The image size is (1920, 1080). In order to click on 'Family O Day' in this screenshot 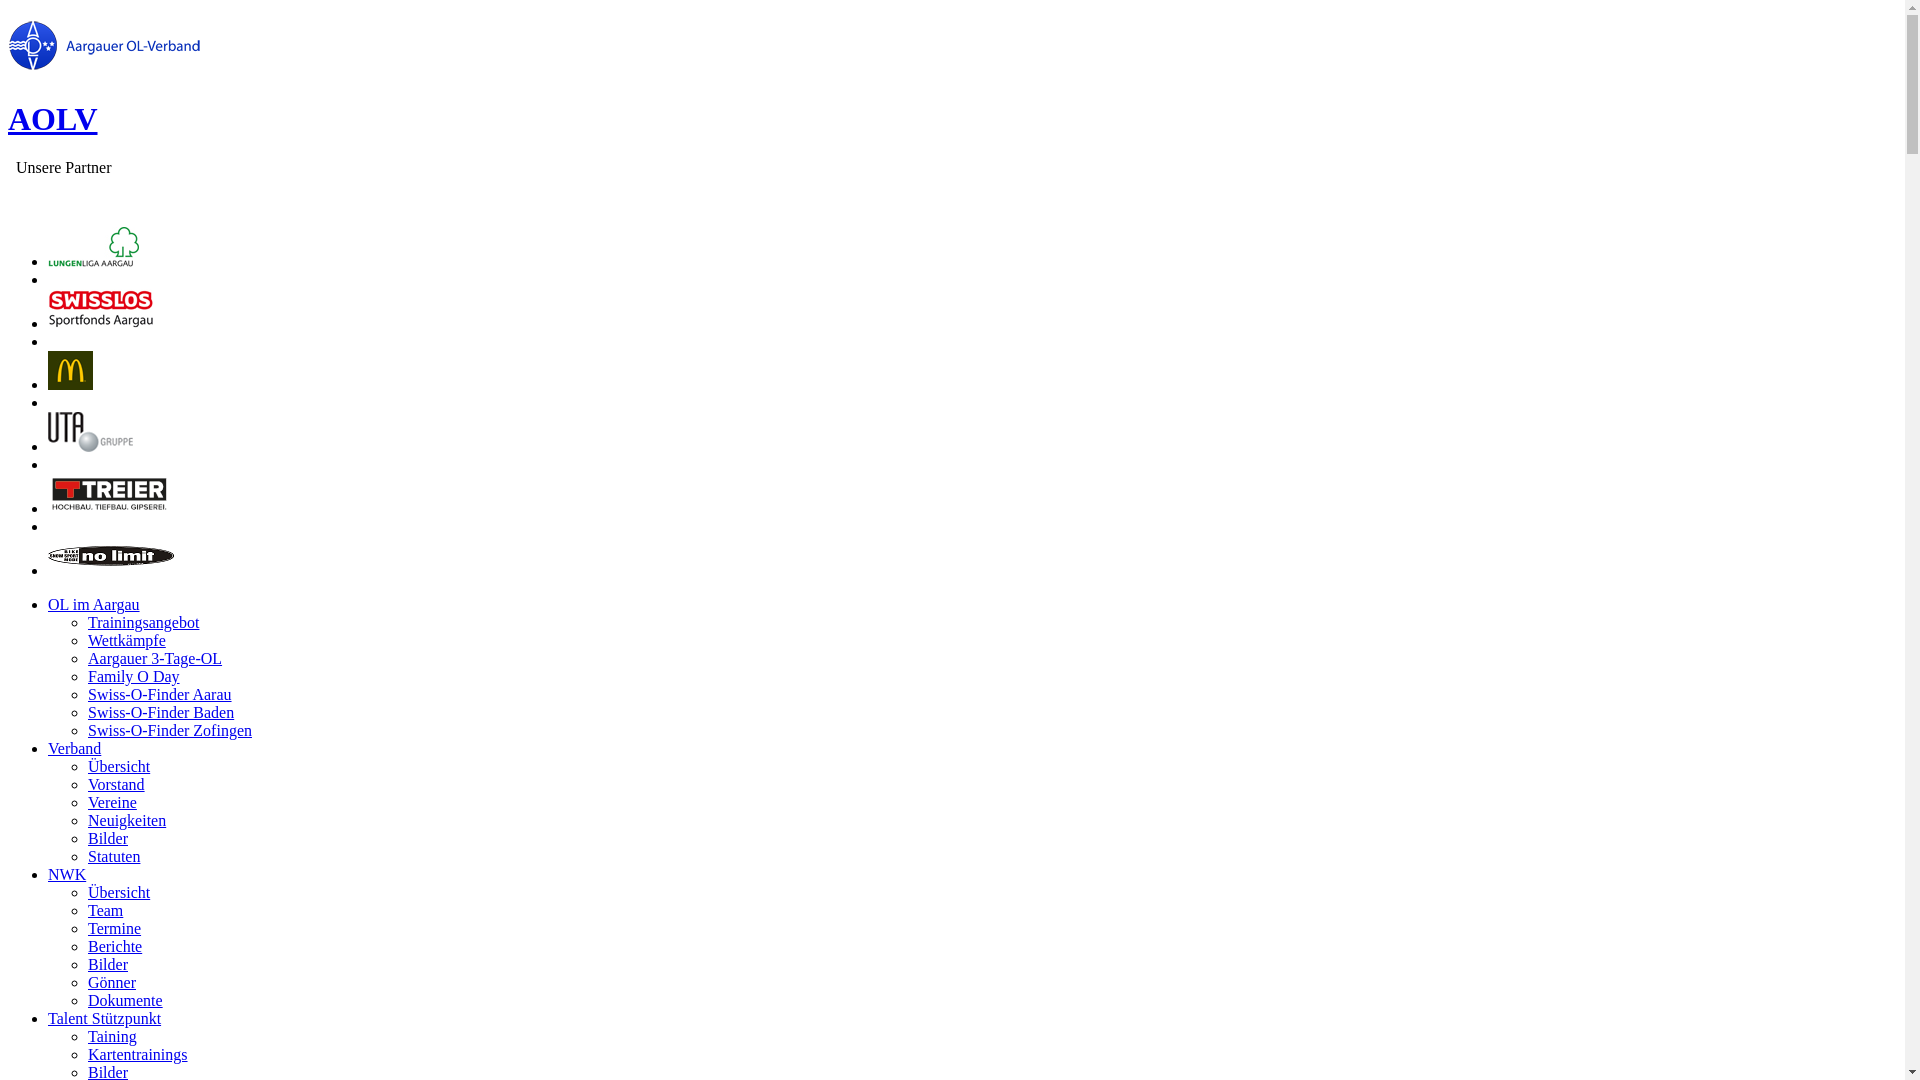, I will do `click(133, 675)`.